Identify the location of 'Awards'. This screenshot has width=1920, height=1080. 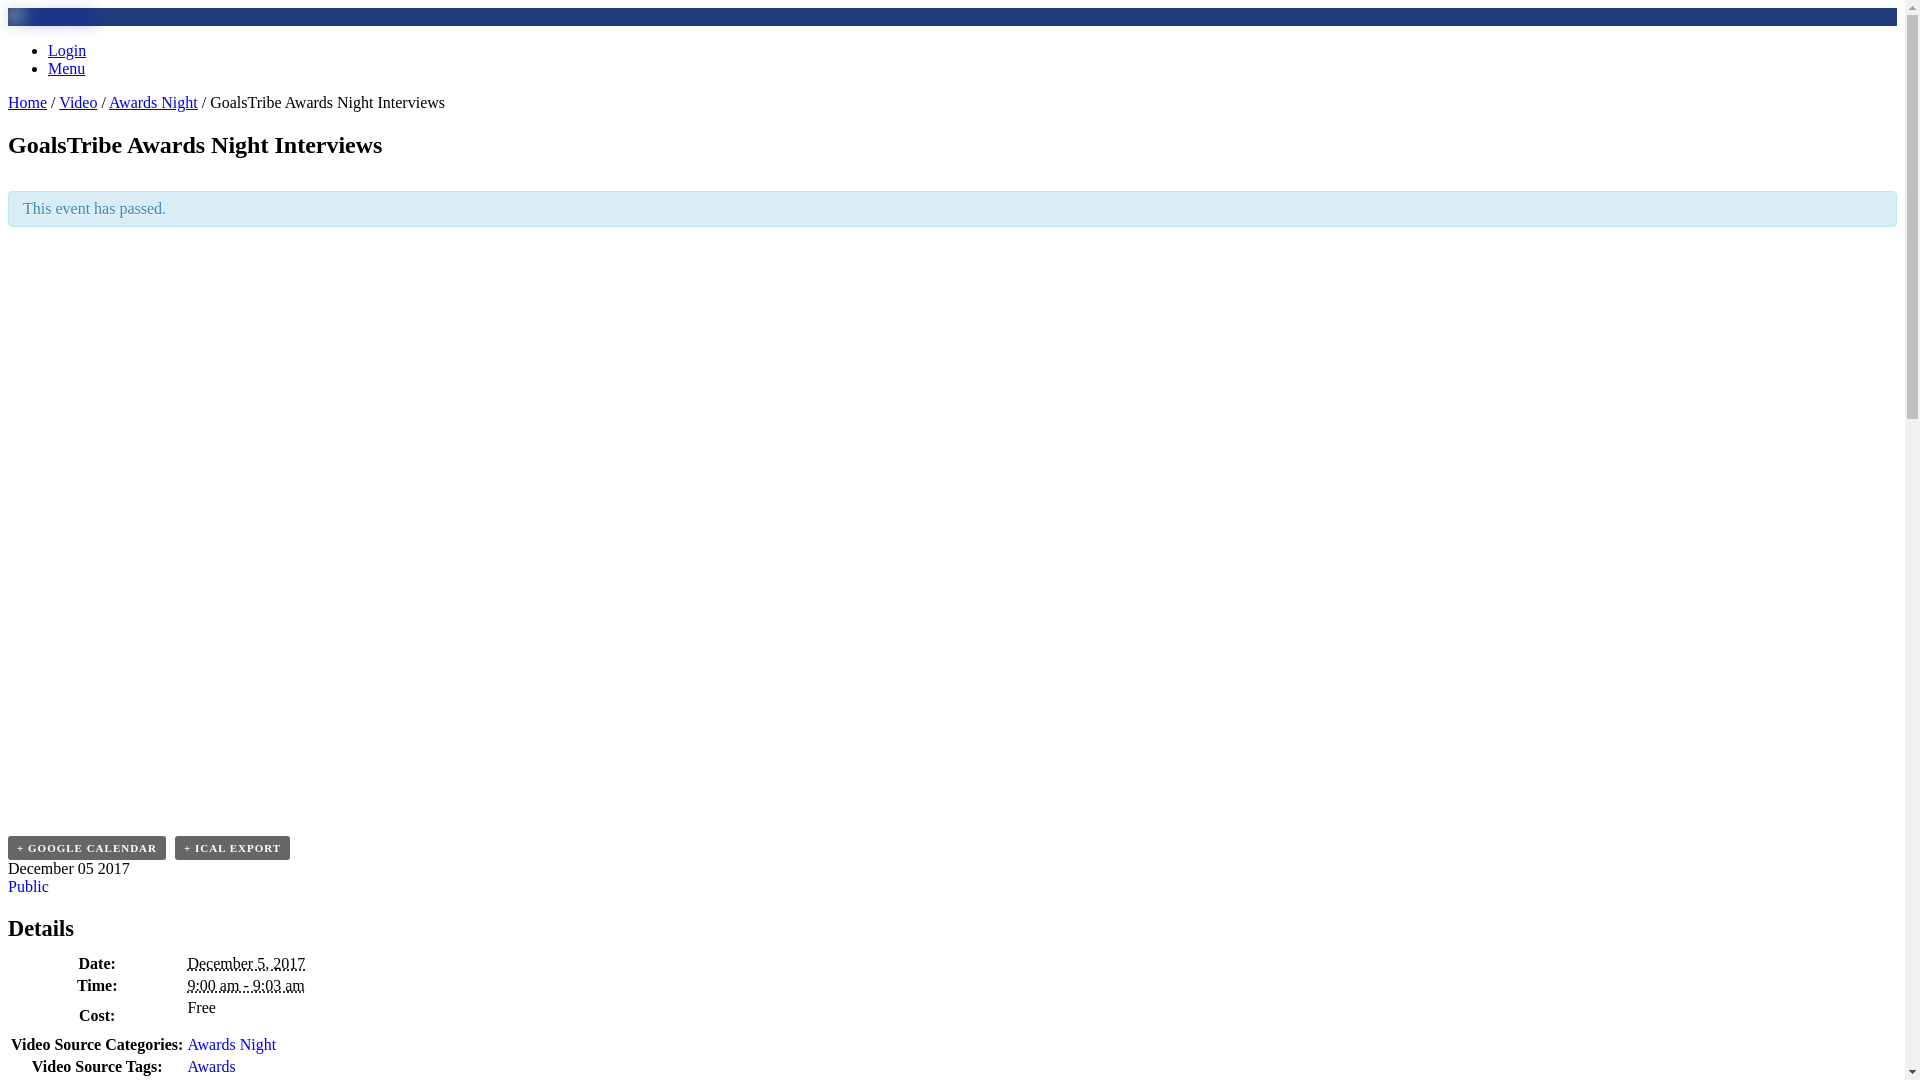
(211, 1065).